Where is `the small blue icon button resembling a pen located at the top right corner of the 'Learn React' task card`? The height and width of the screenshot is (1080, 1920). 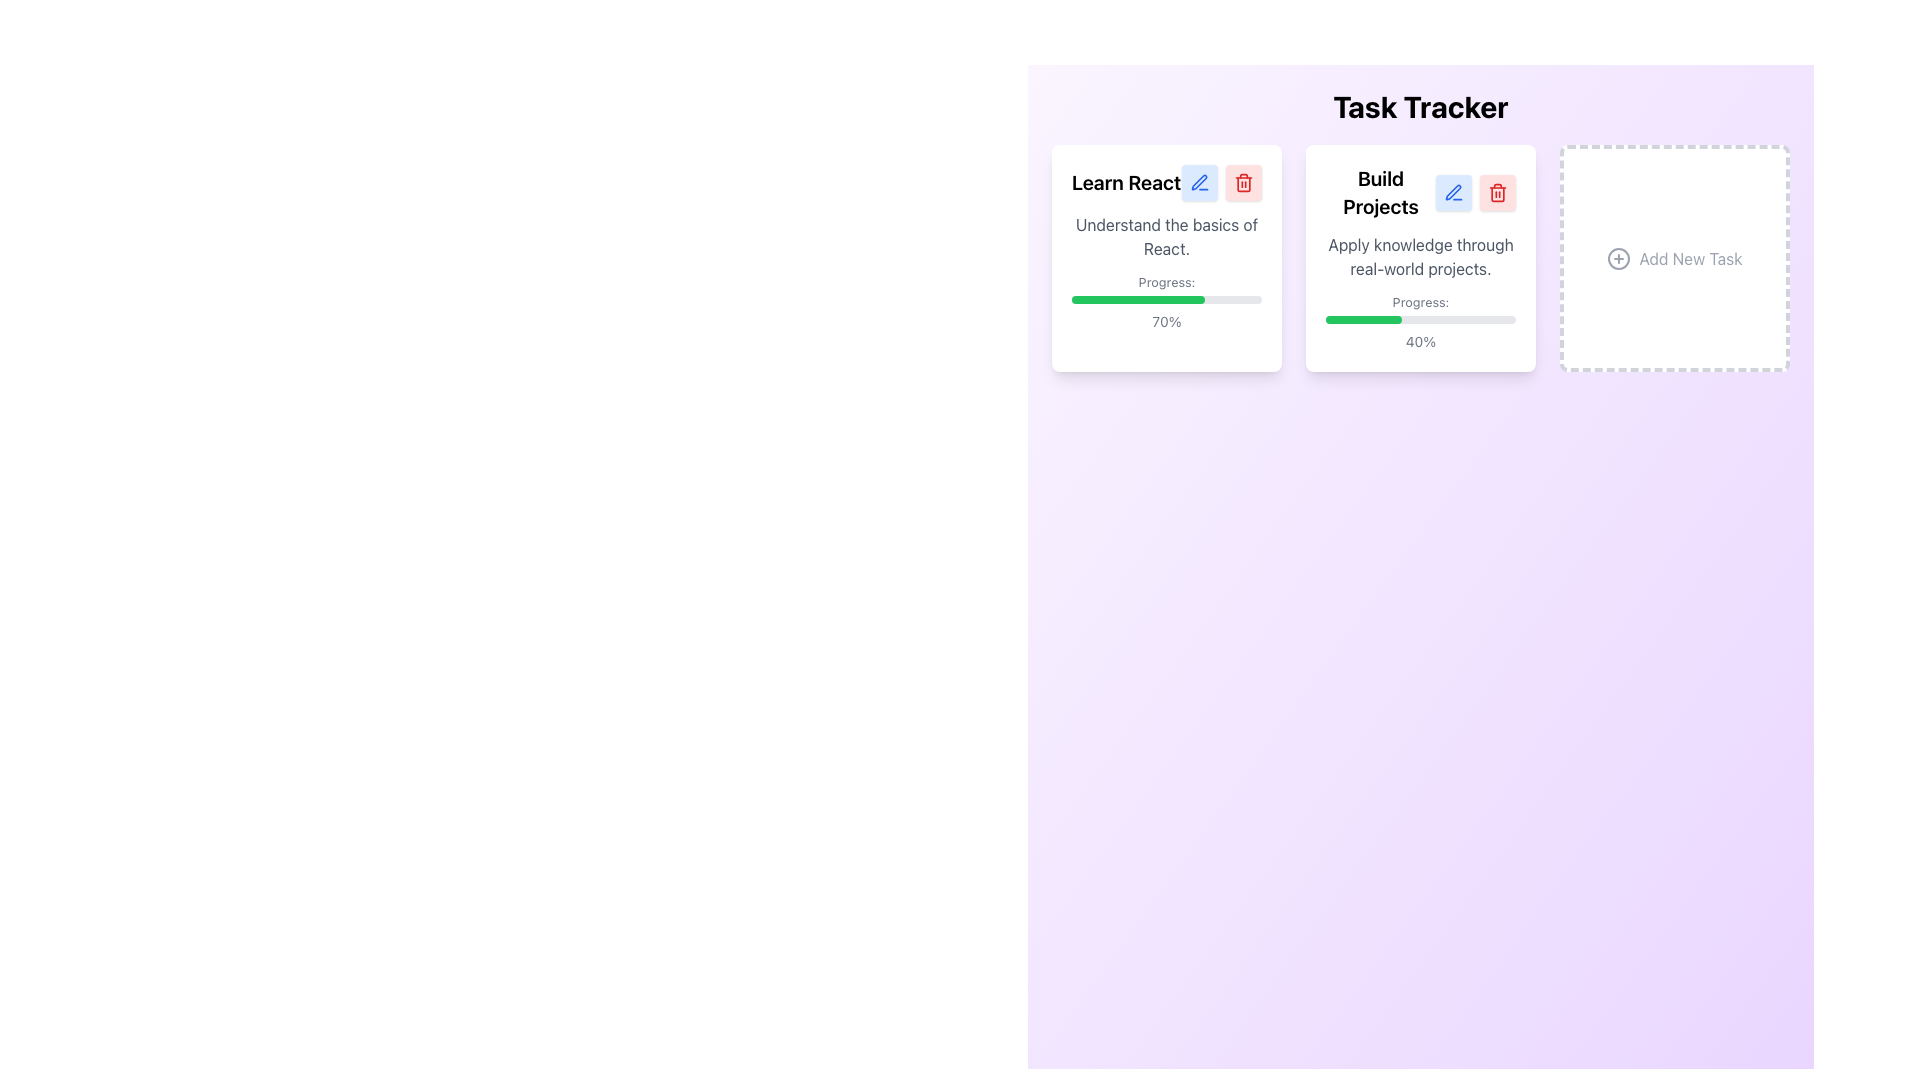
the small blue icon button resembling a pen located at the top right corner of the 'Learn React' task card is located at coordinates (1200, 182).